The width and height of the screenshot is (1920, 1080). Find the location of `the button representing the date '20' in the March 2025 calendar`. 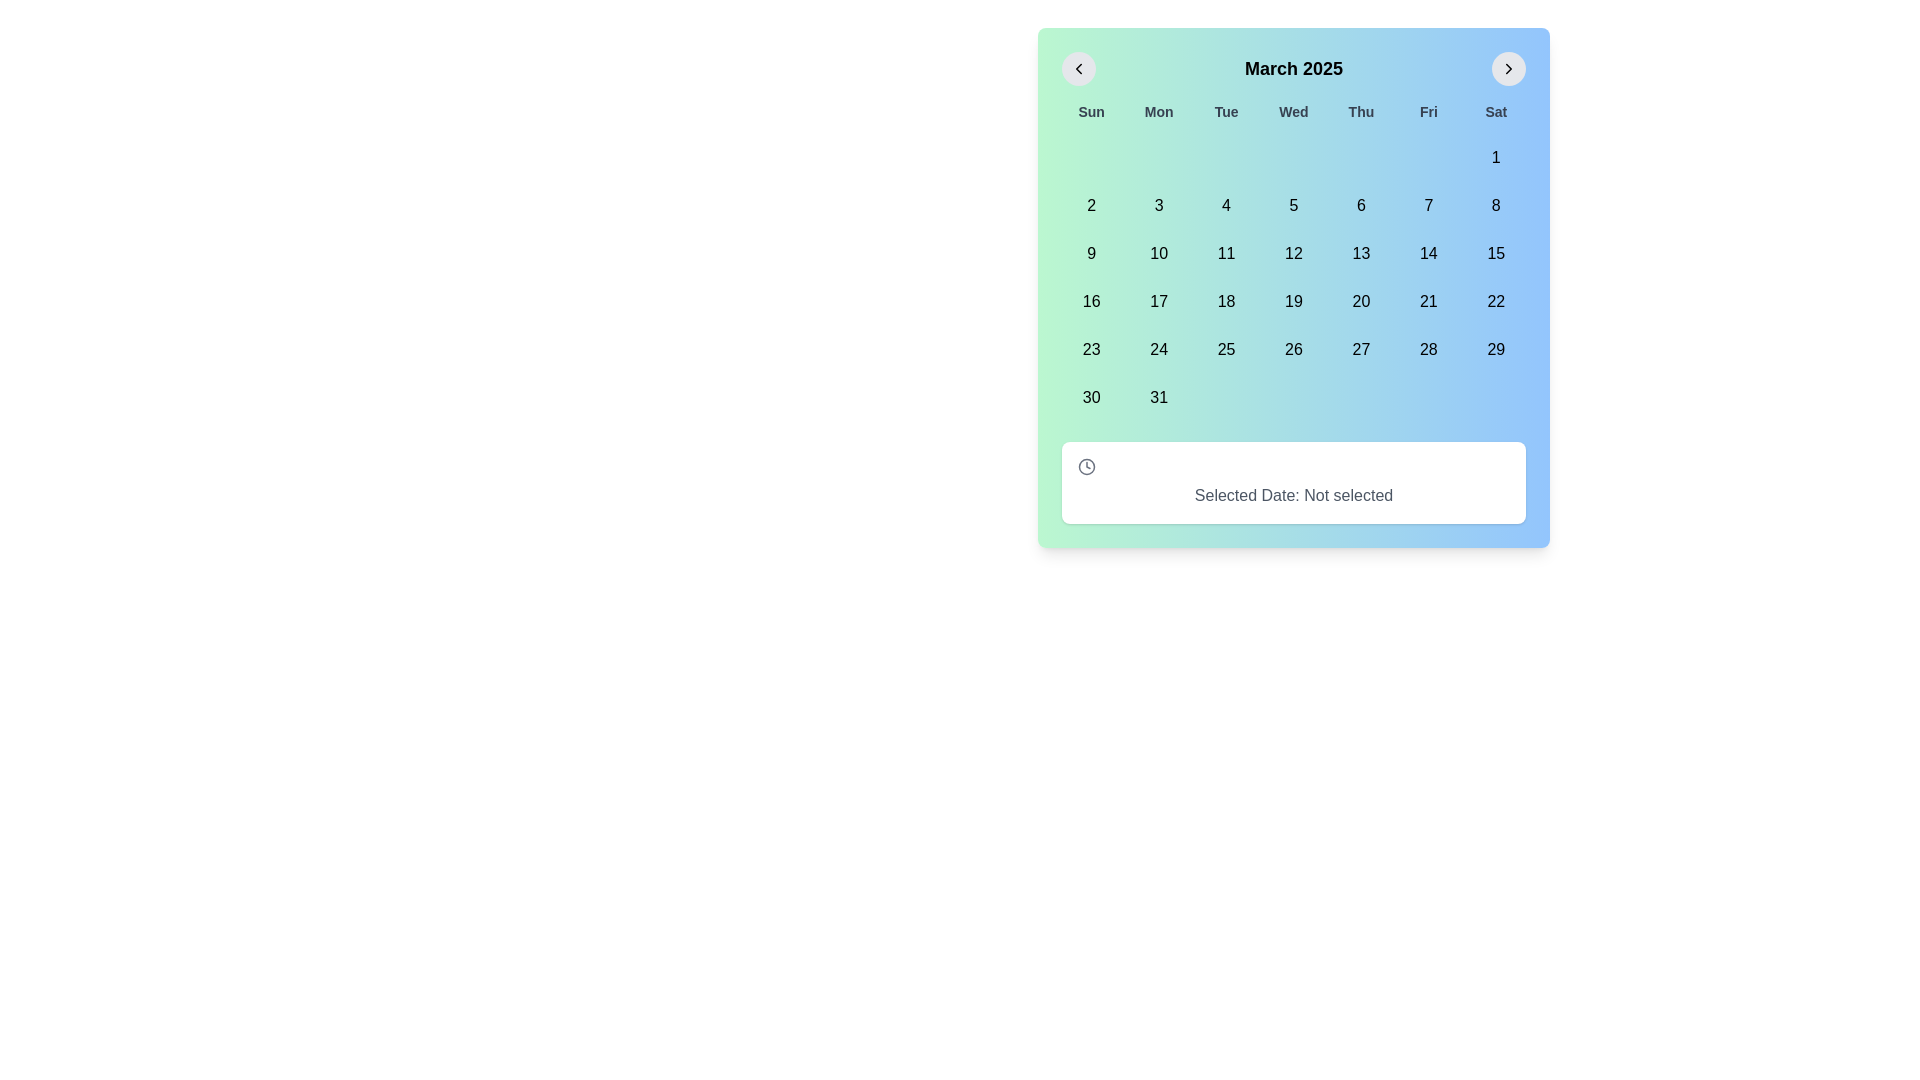

the button representing the date '20' in the March 2025 calendar is located at coordinates (1360, 301).